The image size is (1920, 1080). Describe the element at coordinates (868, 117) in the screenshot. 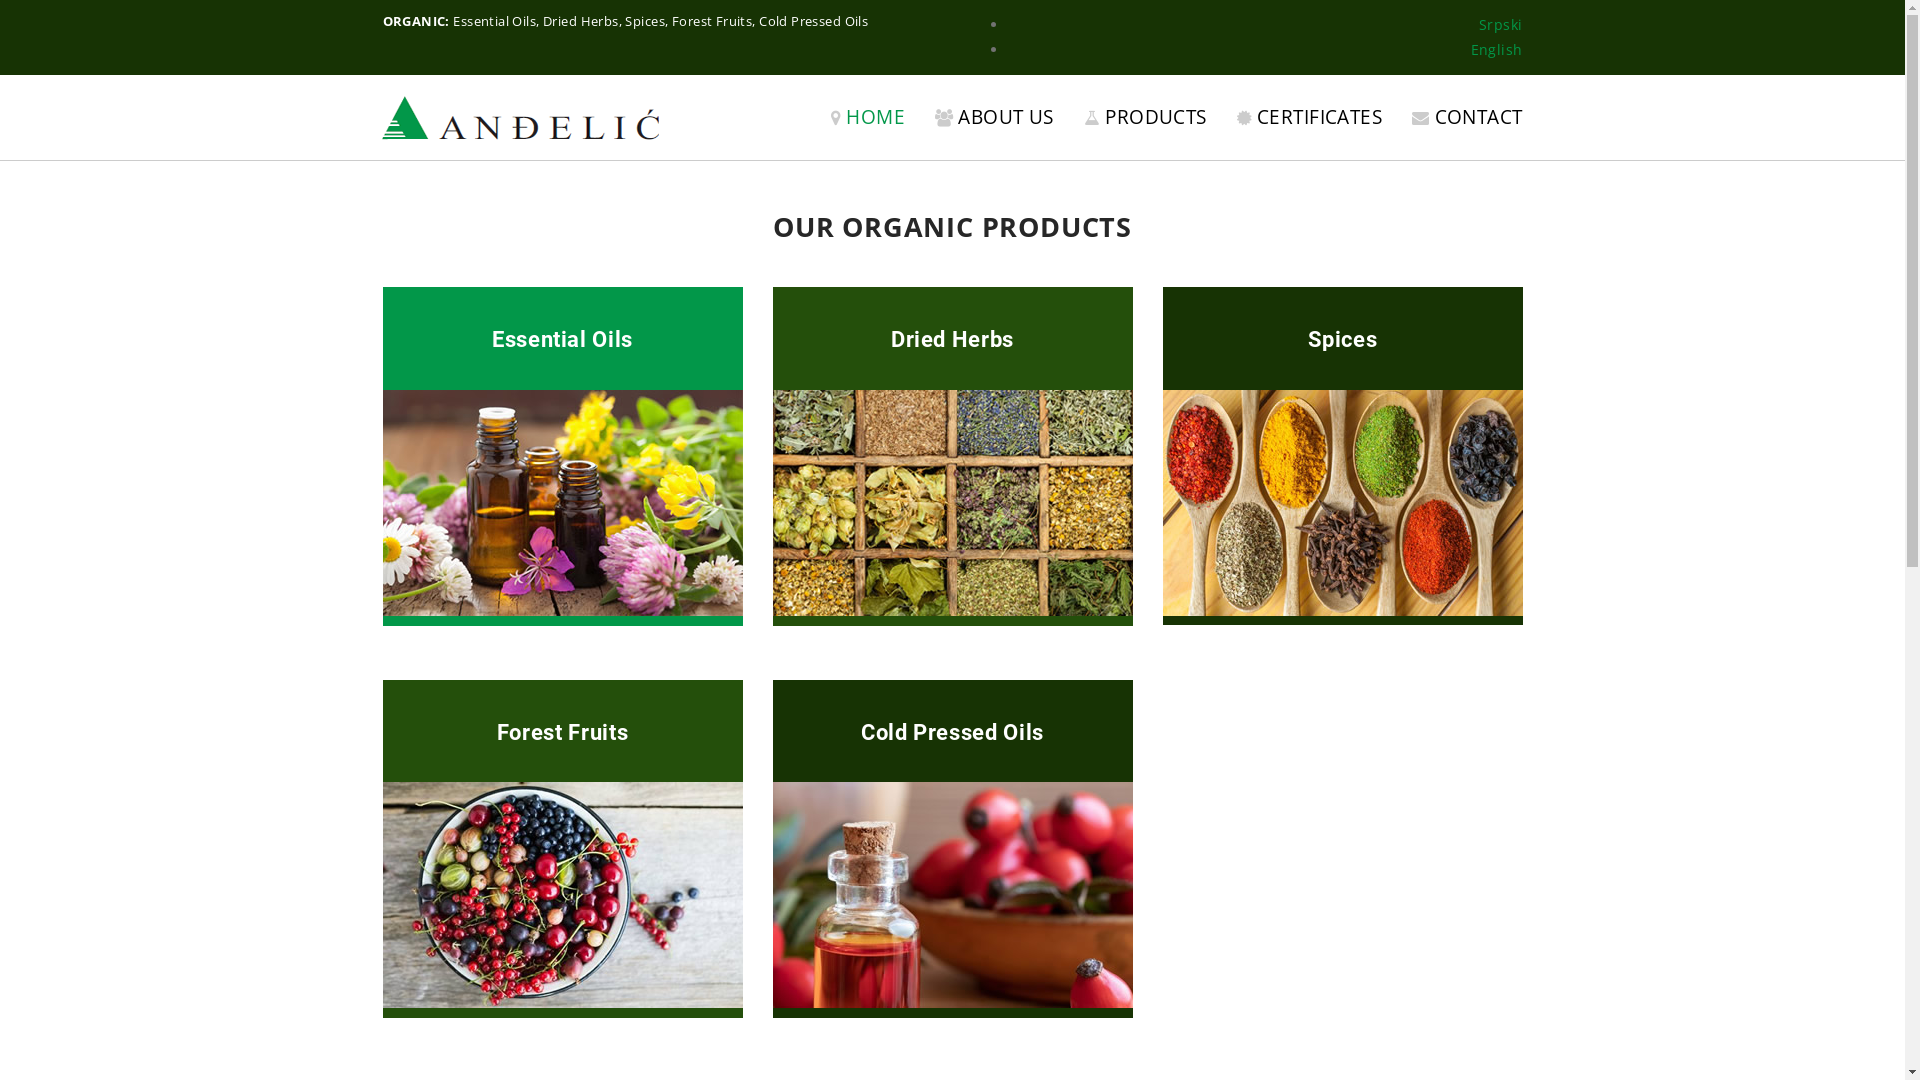

I see `'HOME'` at that location.